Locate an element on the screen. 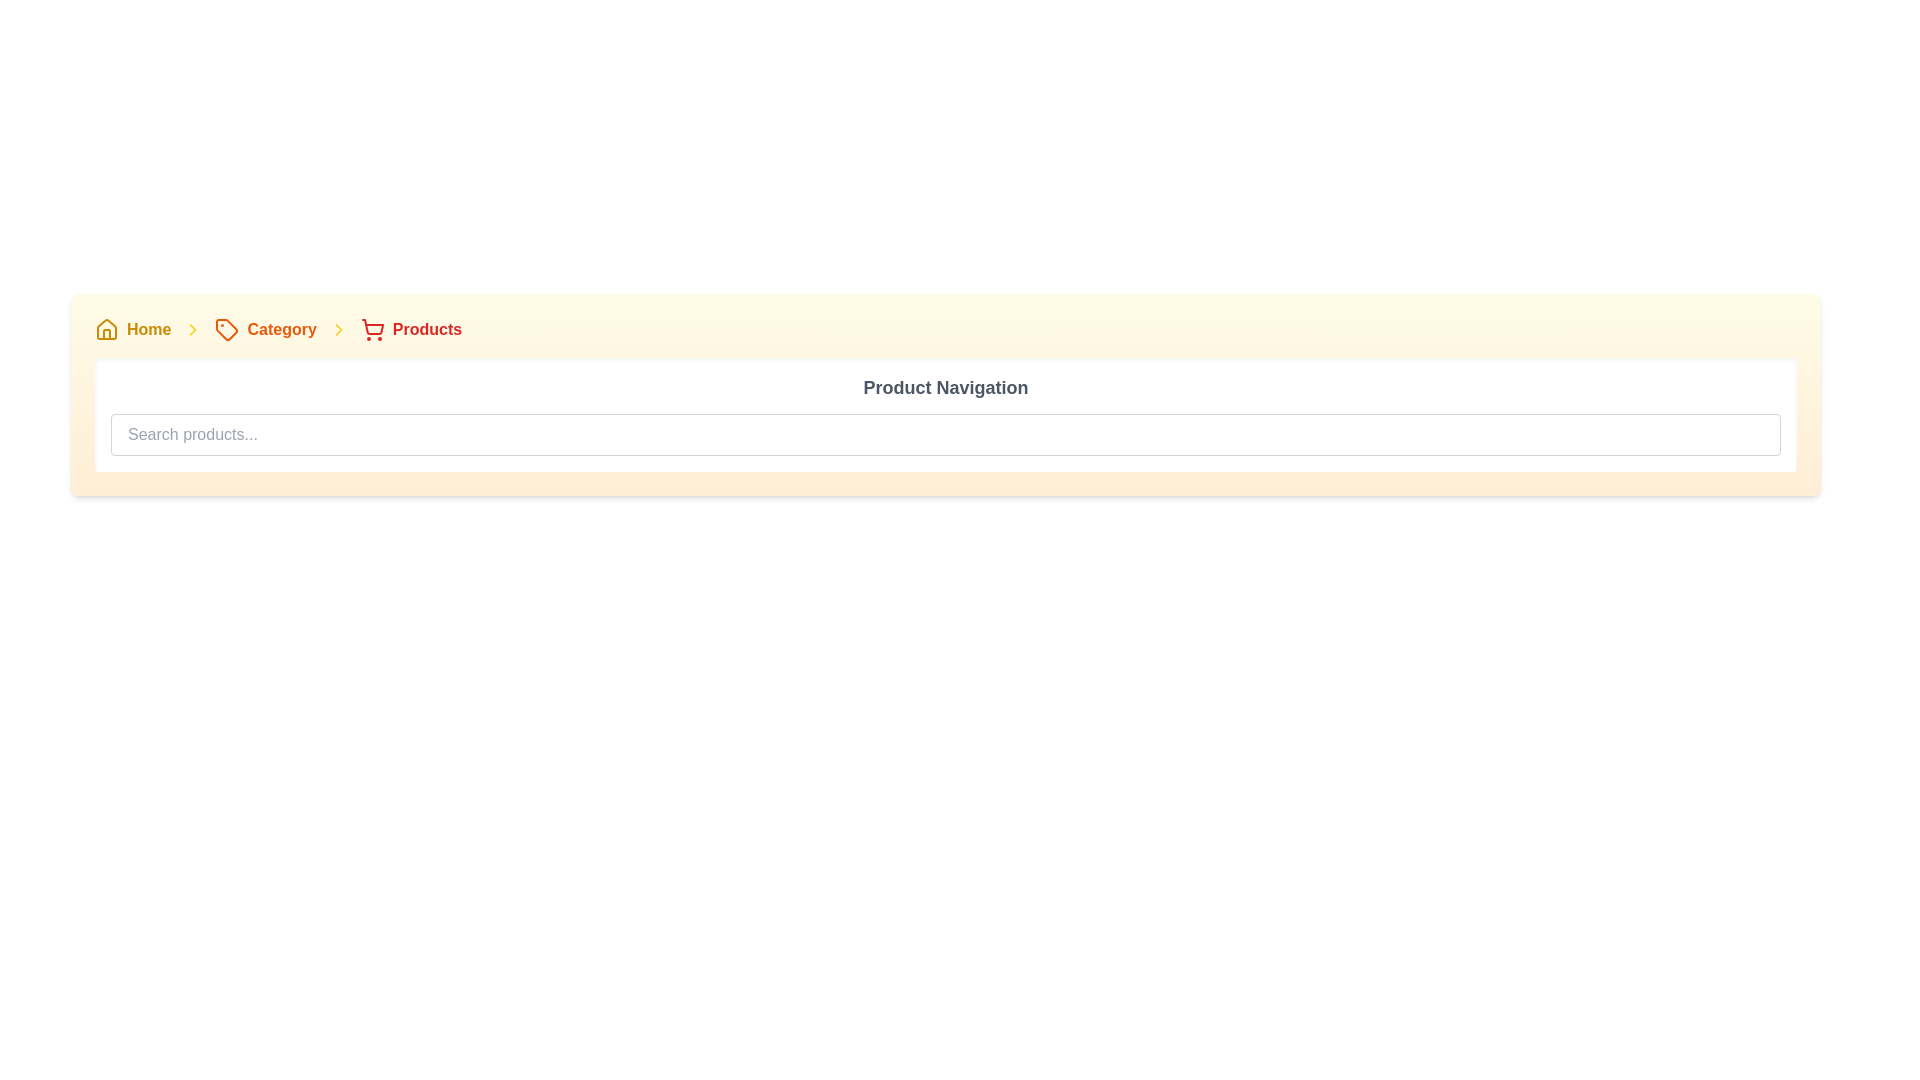 The width and height of the screenshot is (1920, 1080). the chevron icon in the breadcrumb navigation bar, which separates 'Home' and 'Category' is located at coordinates (193, 329).